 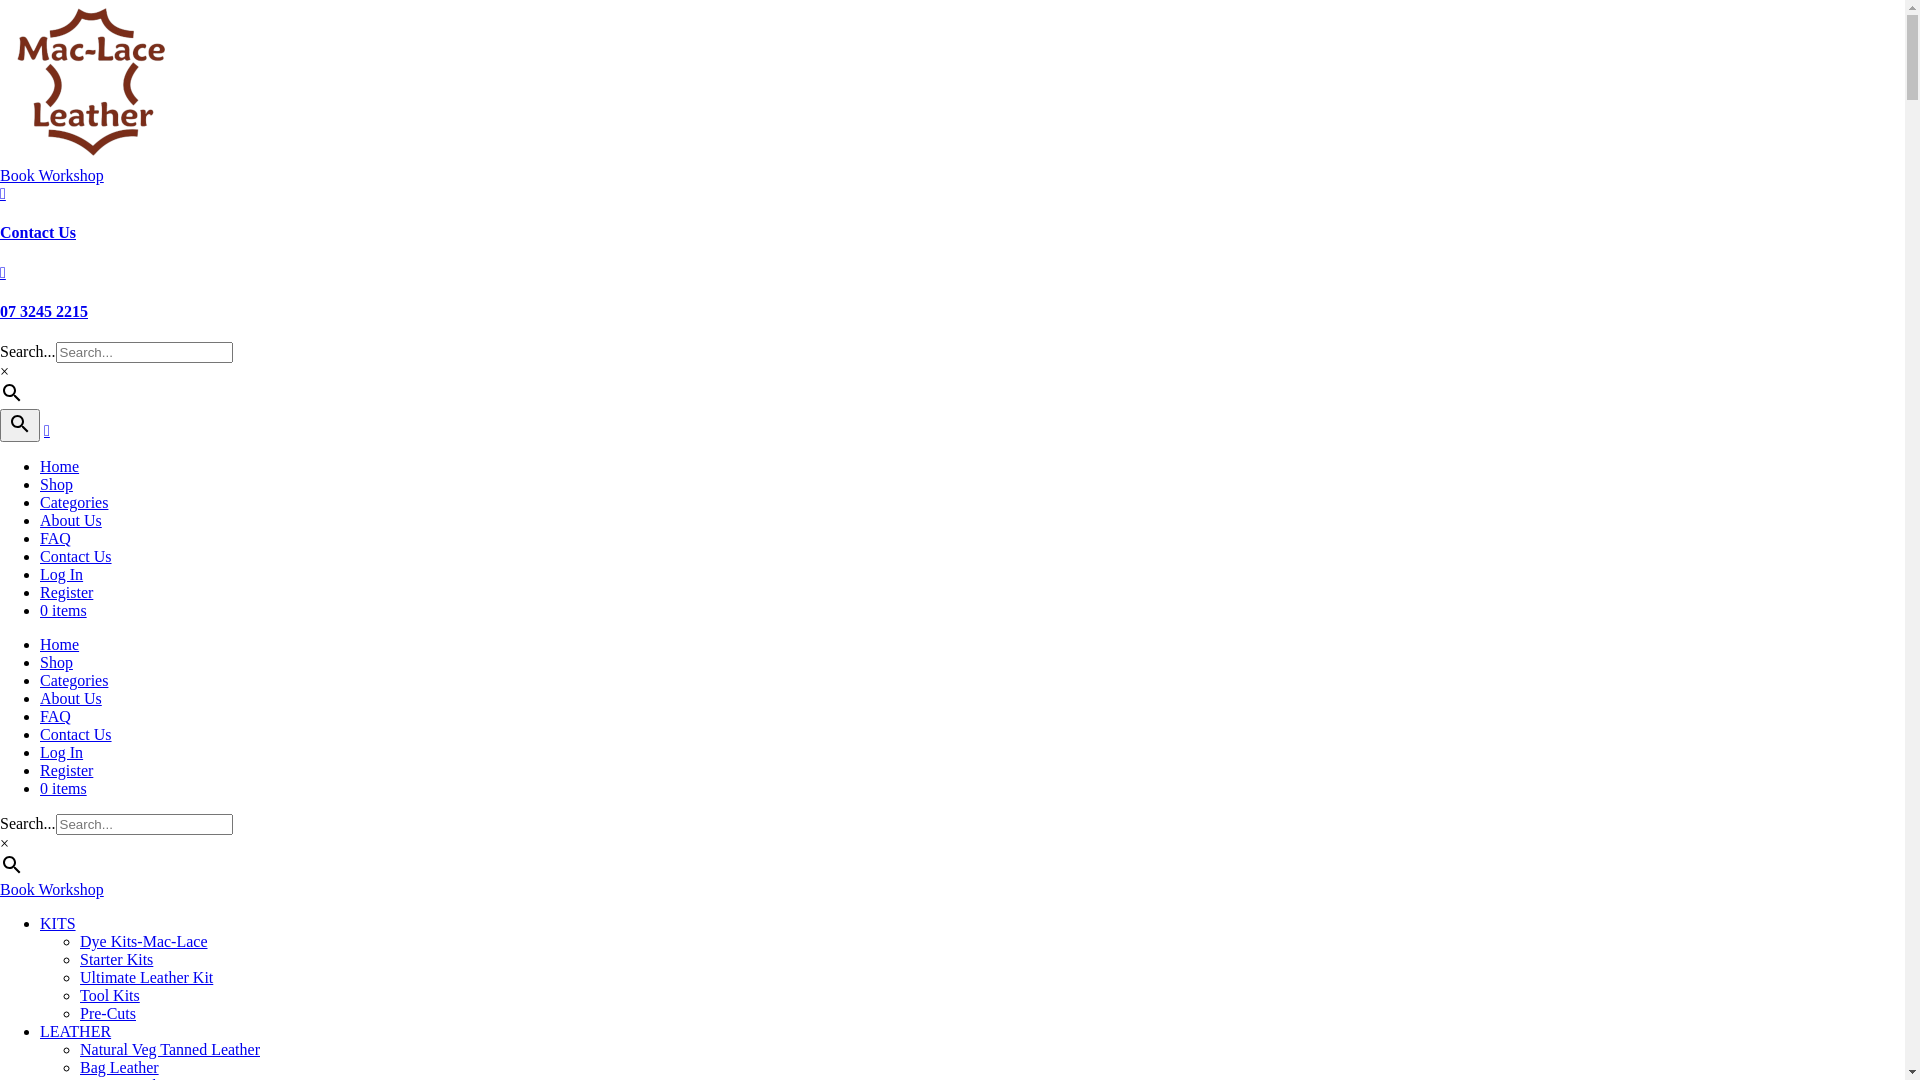 I want to click on 'LEATHER', so click(x=75, y=1031).